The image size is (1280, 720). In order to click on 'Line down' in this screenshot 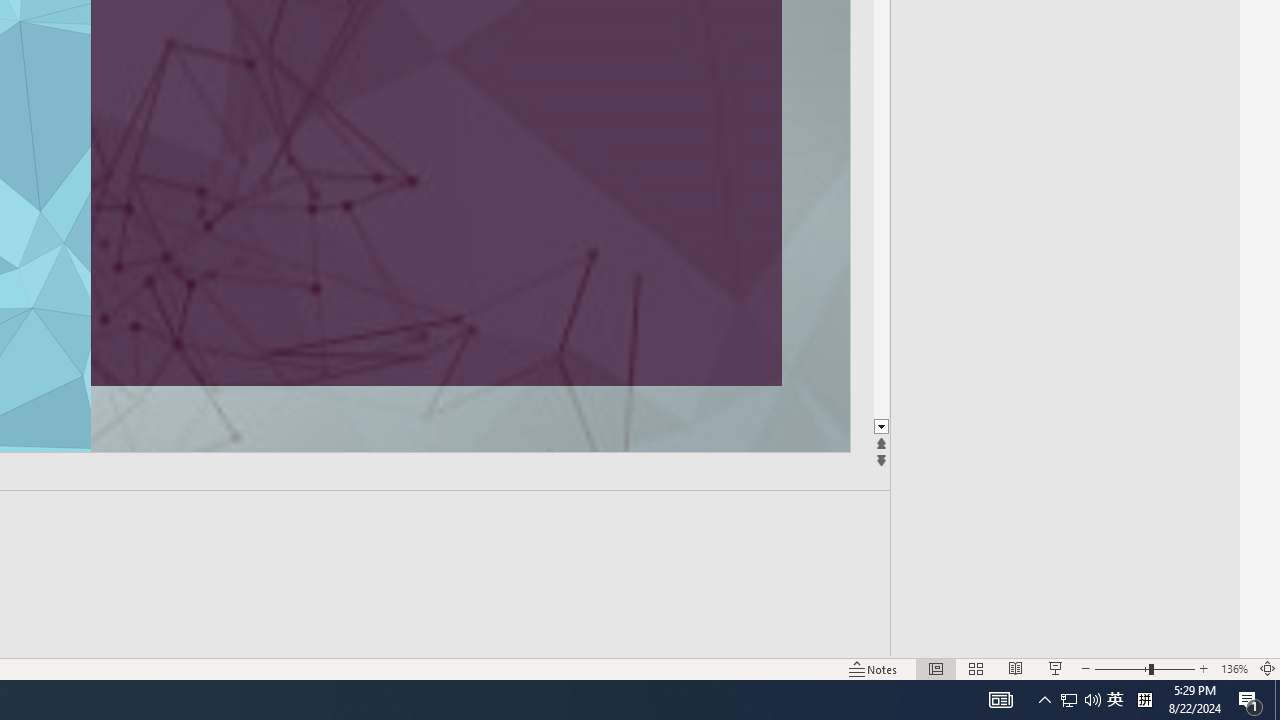, I will do `click(880, 426)`.